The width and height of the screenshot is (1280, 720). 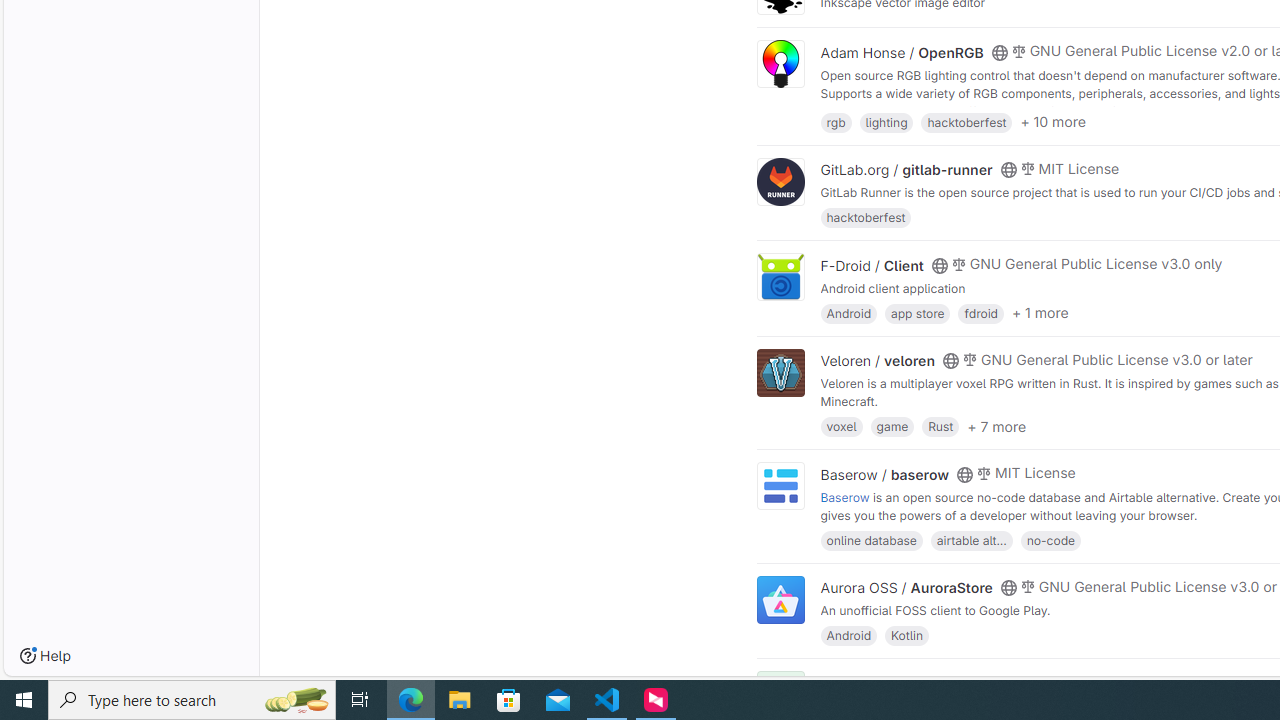 I want to click on 'airtable alt...', so click(x=971, y=538).